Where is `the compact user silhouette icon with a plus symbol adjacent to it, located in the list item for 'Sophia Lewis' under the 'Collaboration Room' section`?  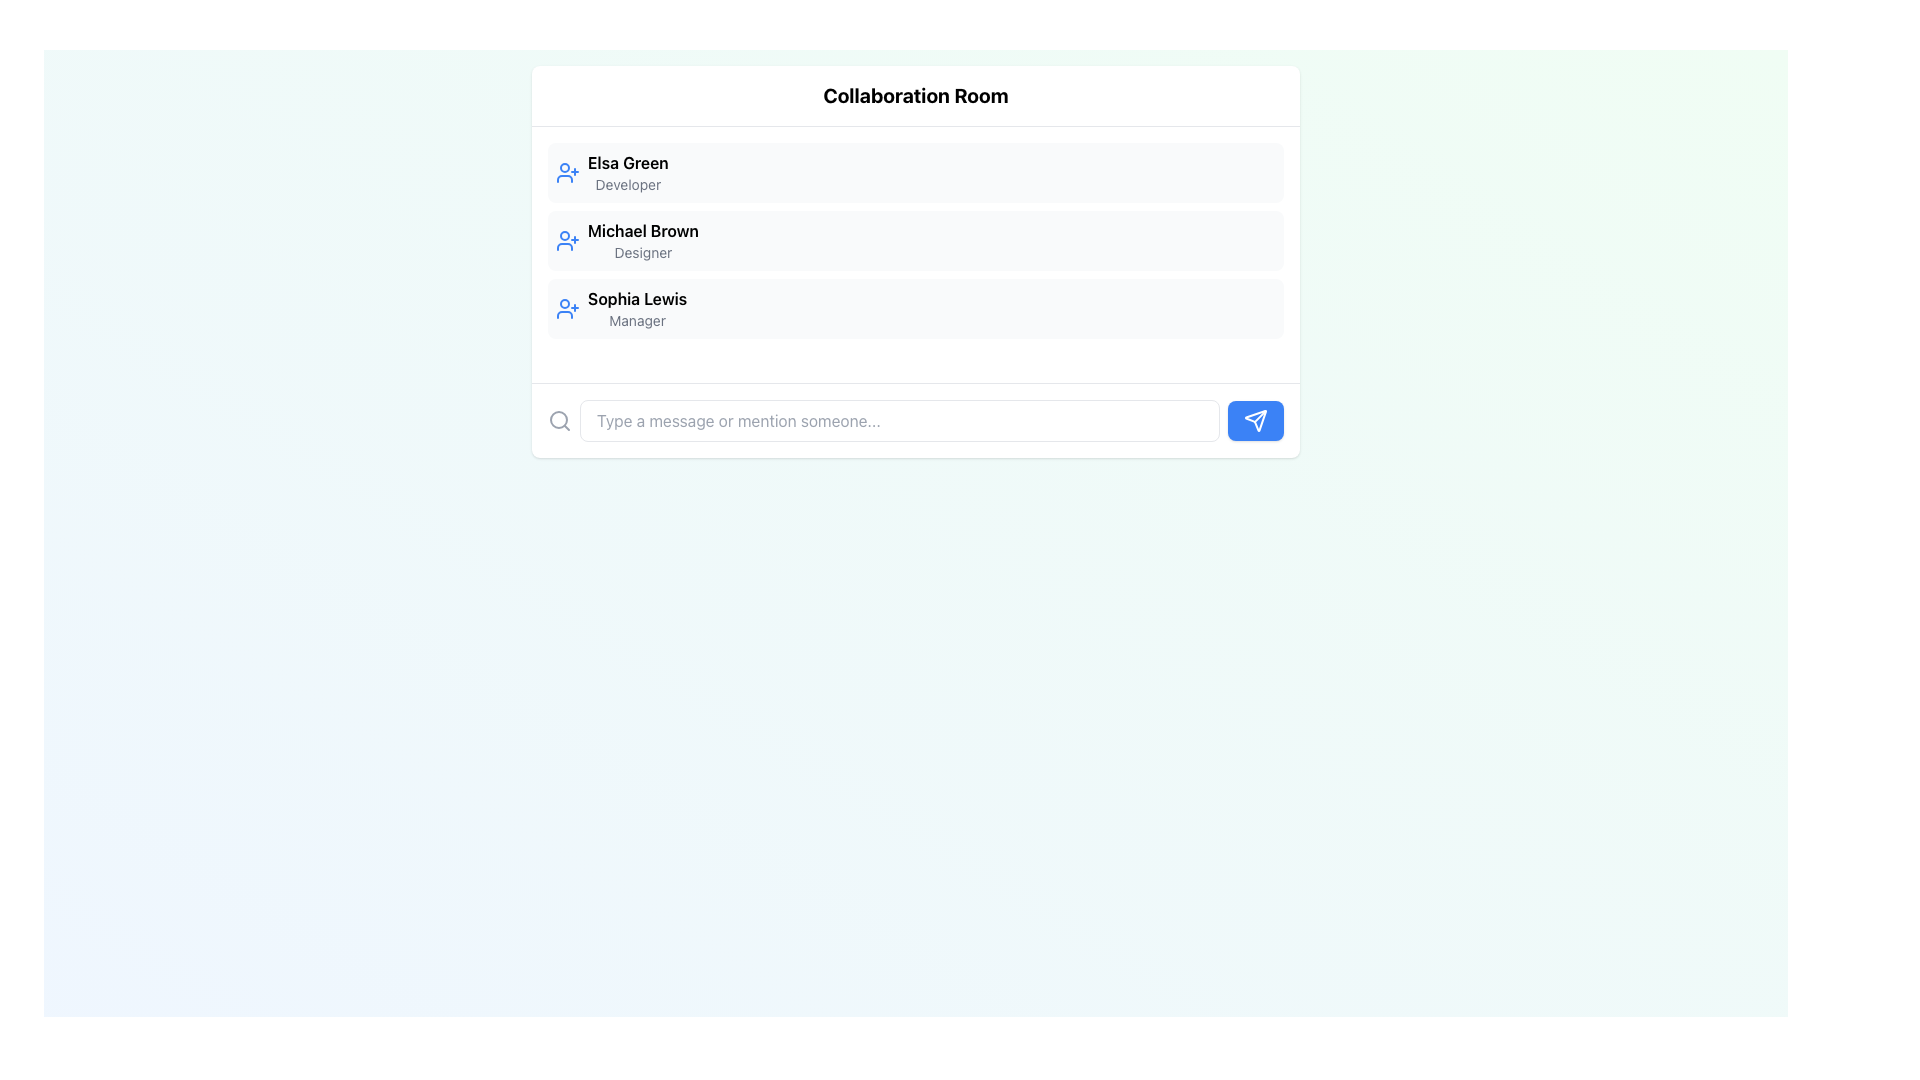 the compact user silhouette icon with a plus symbol adjacent to it, located in the list item for 'Sophia Lewis' under the 'Collaboration Room' section is located at coordinates (566, 308).